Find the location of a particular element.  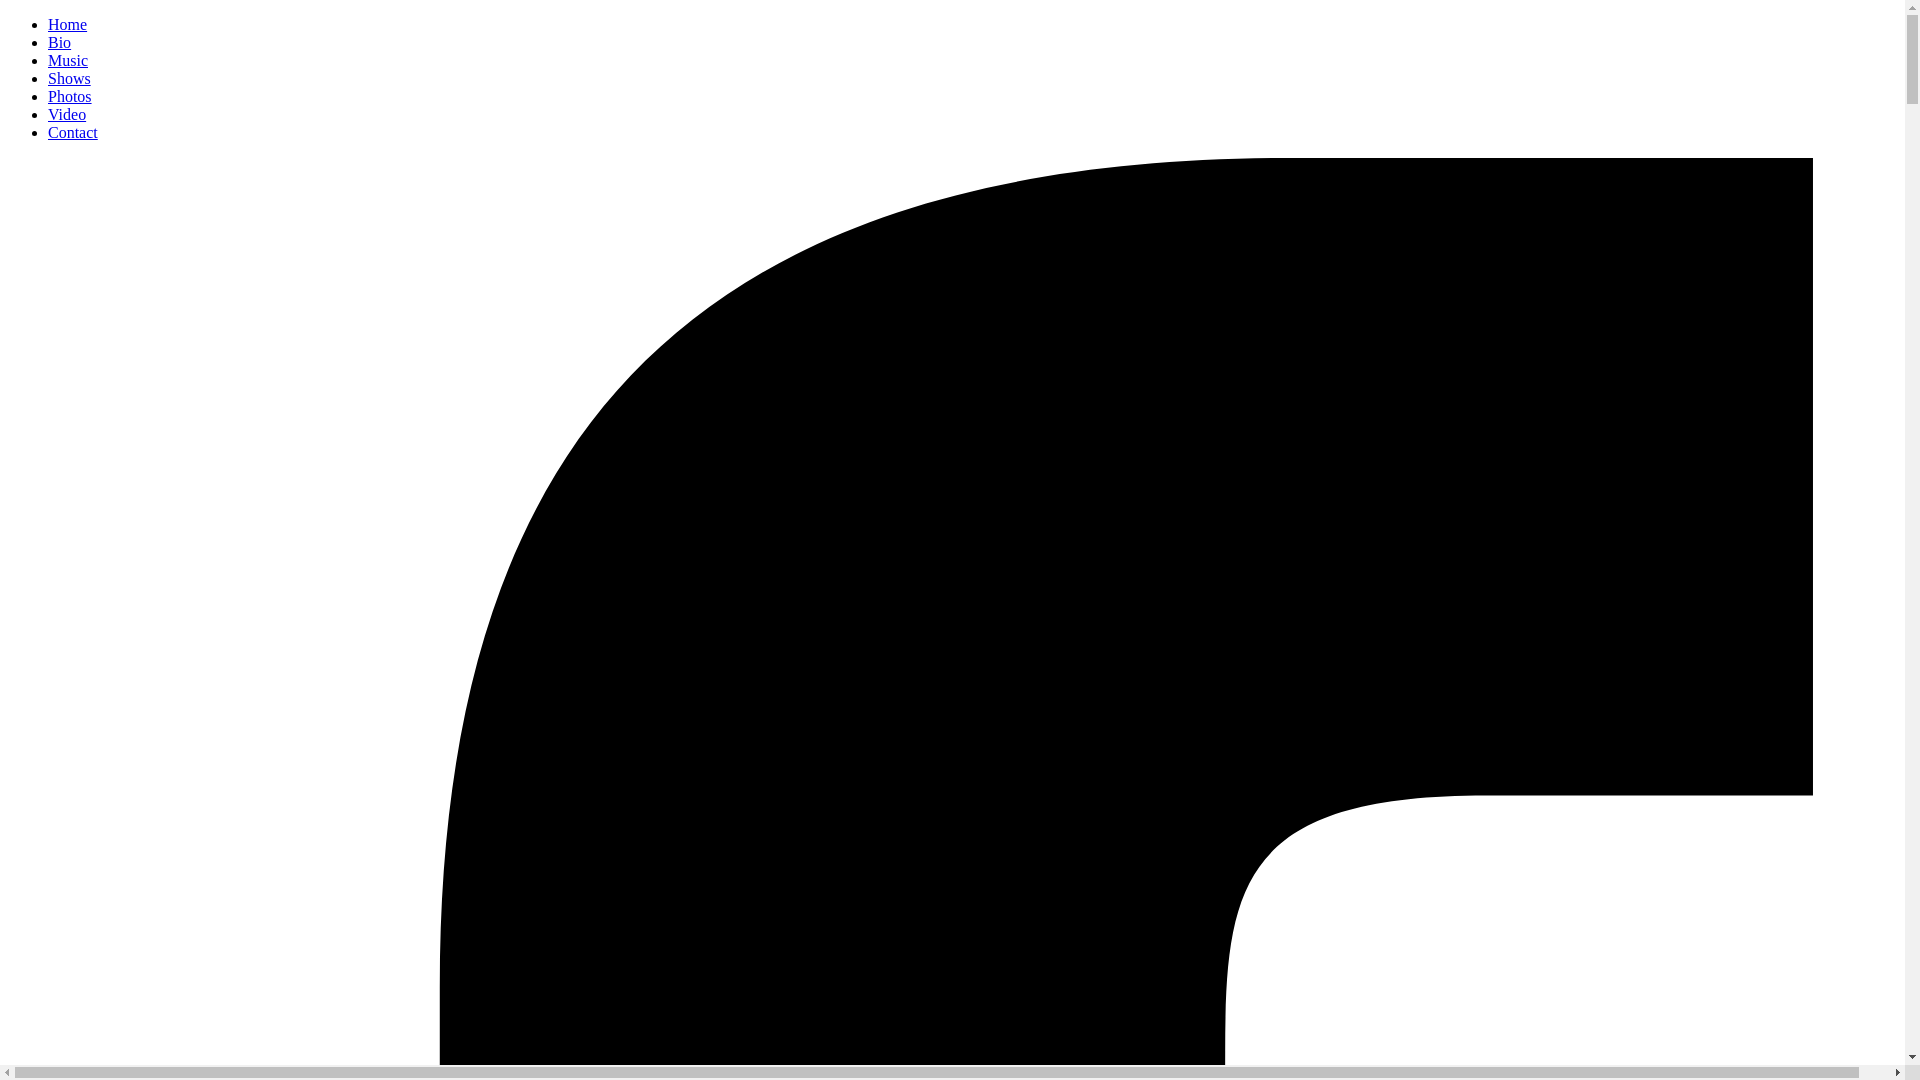

'Video' is located at coordinates (48, 114).